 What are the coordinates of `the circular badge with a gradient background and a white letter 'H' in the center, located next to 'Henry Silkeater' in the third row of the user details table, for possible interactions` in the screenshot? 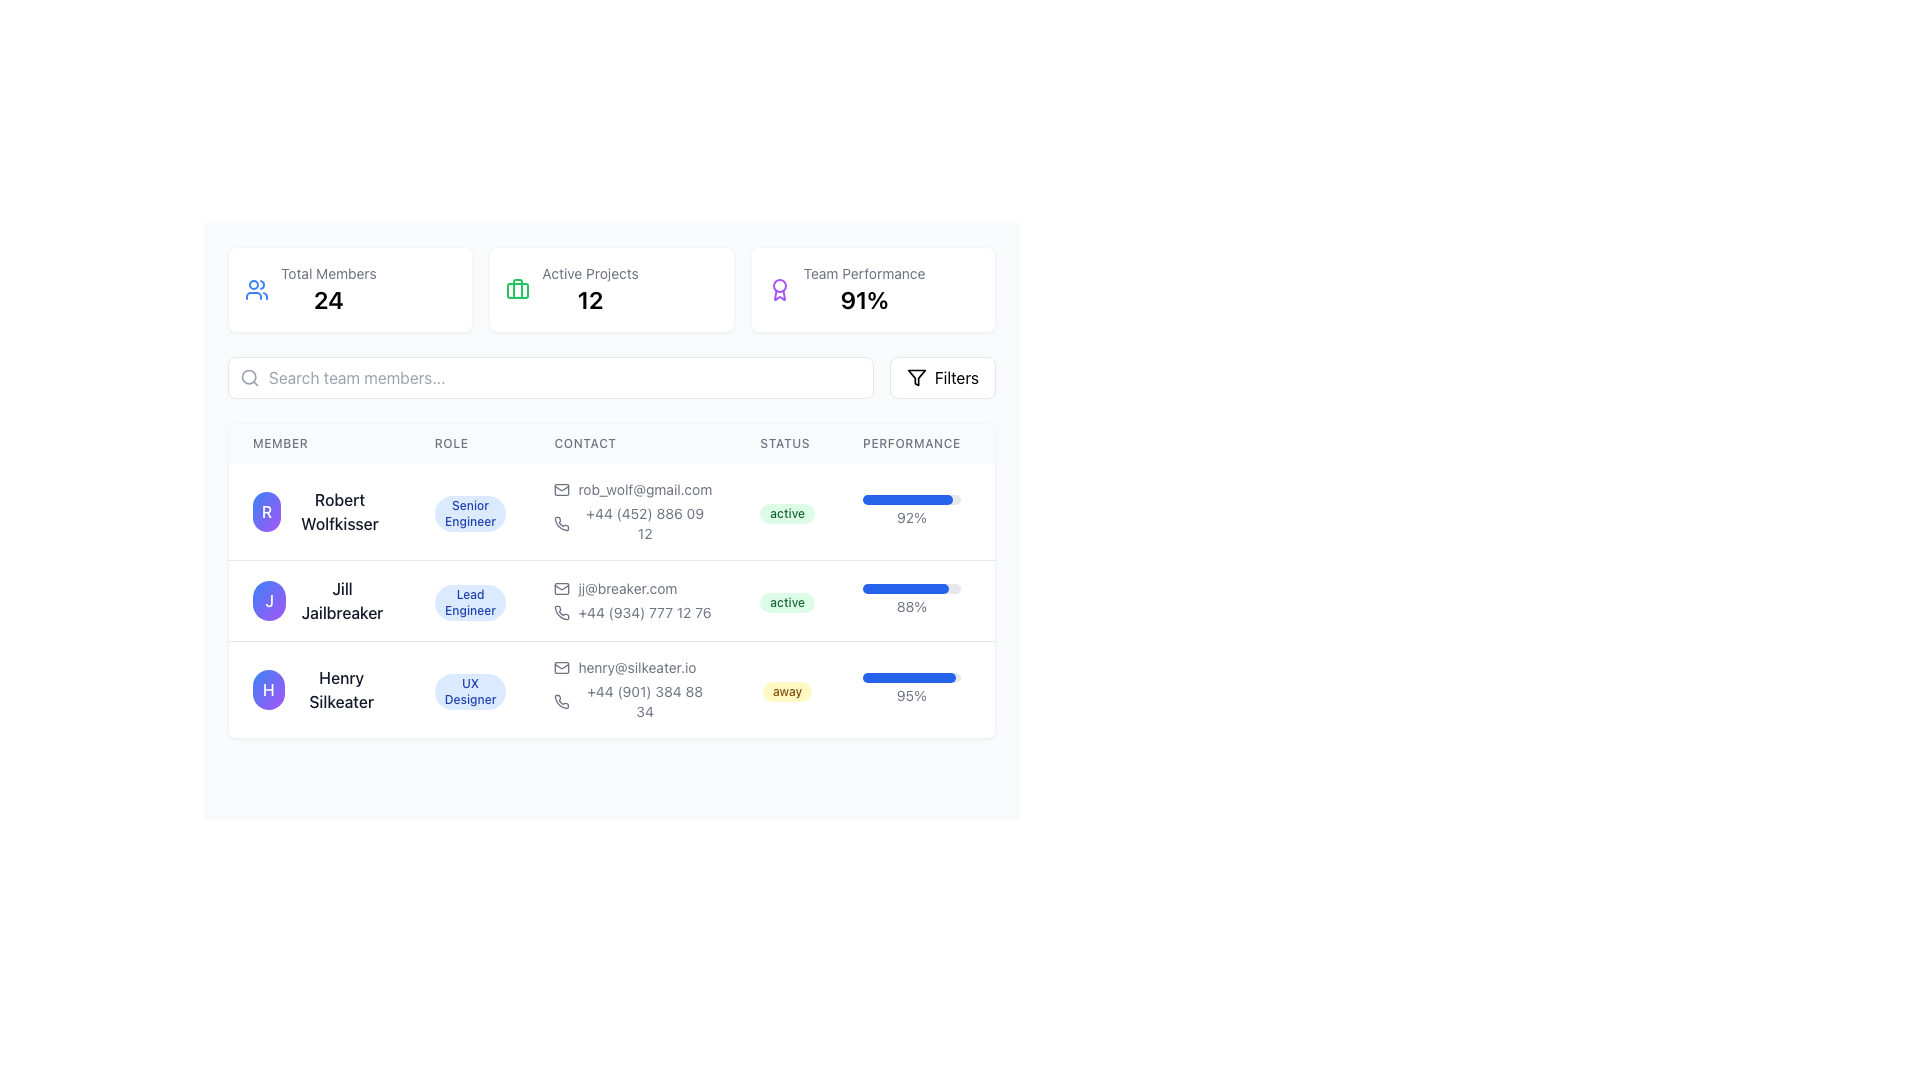 It's located at (267, 689).